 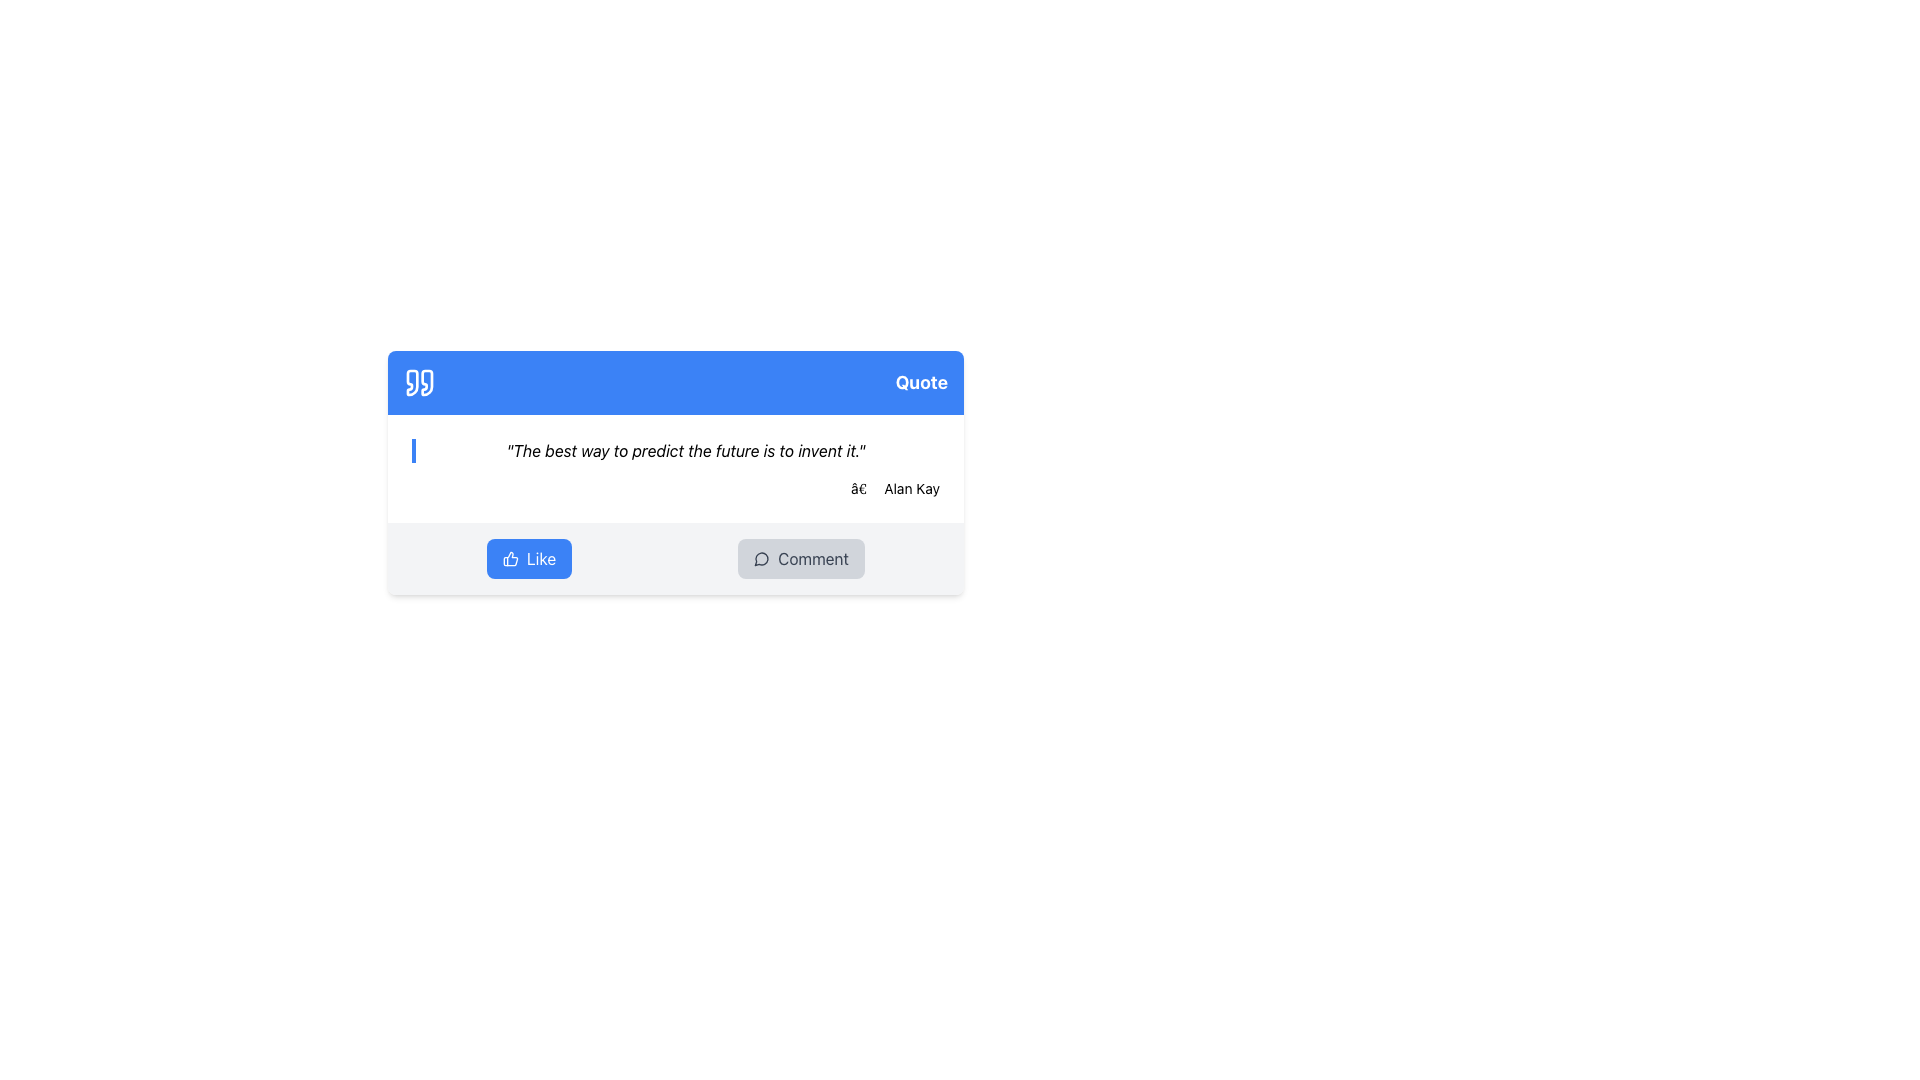 What do you see at coordinates (426, 382) in the screenshot?
I see `the second quotation mark icon located at the top-left of the card header, which serves as a decorative element in a set of two quotation marks` at bounding box center [426, 382].